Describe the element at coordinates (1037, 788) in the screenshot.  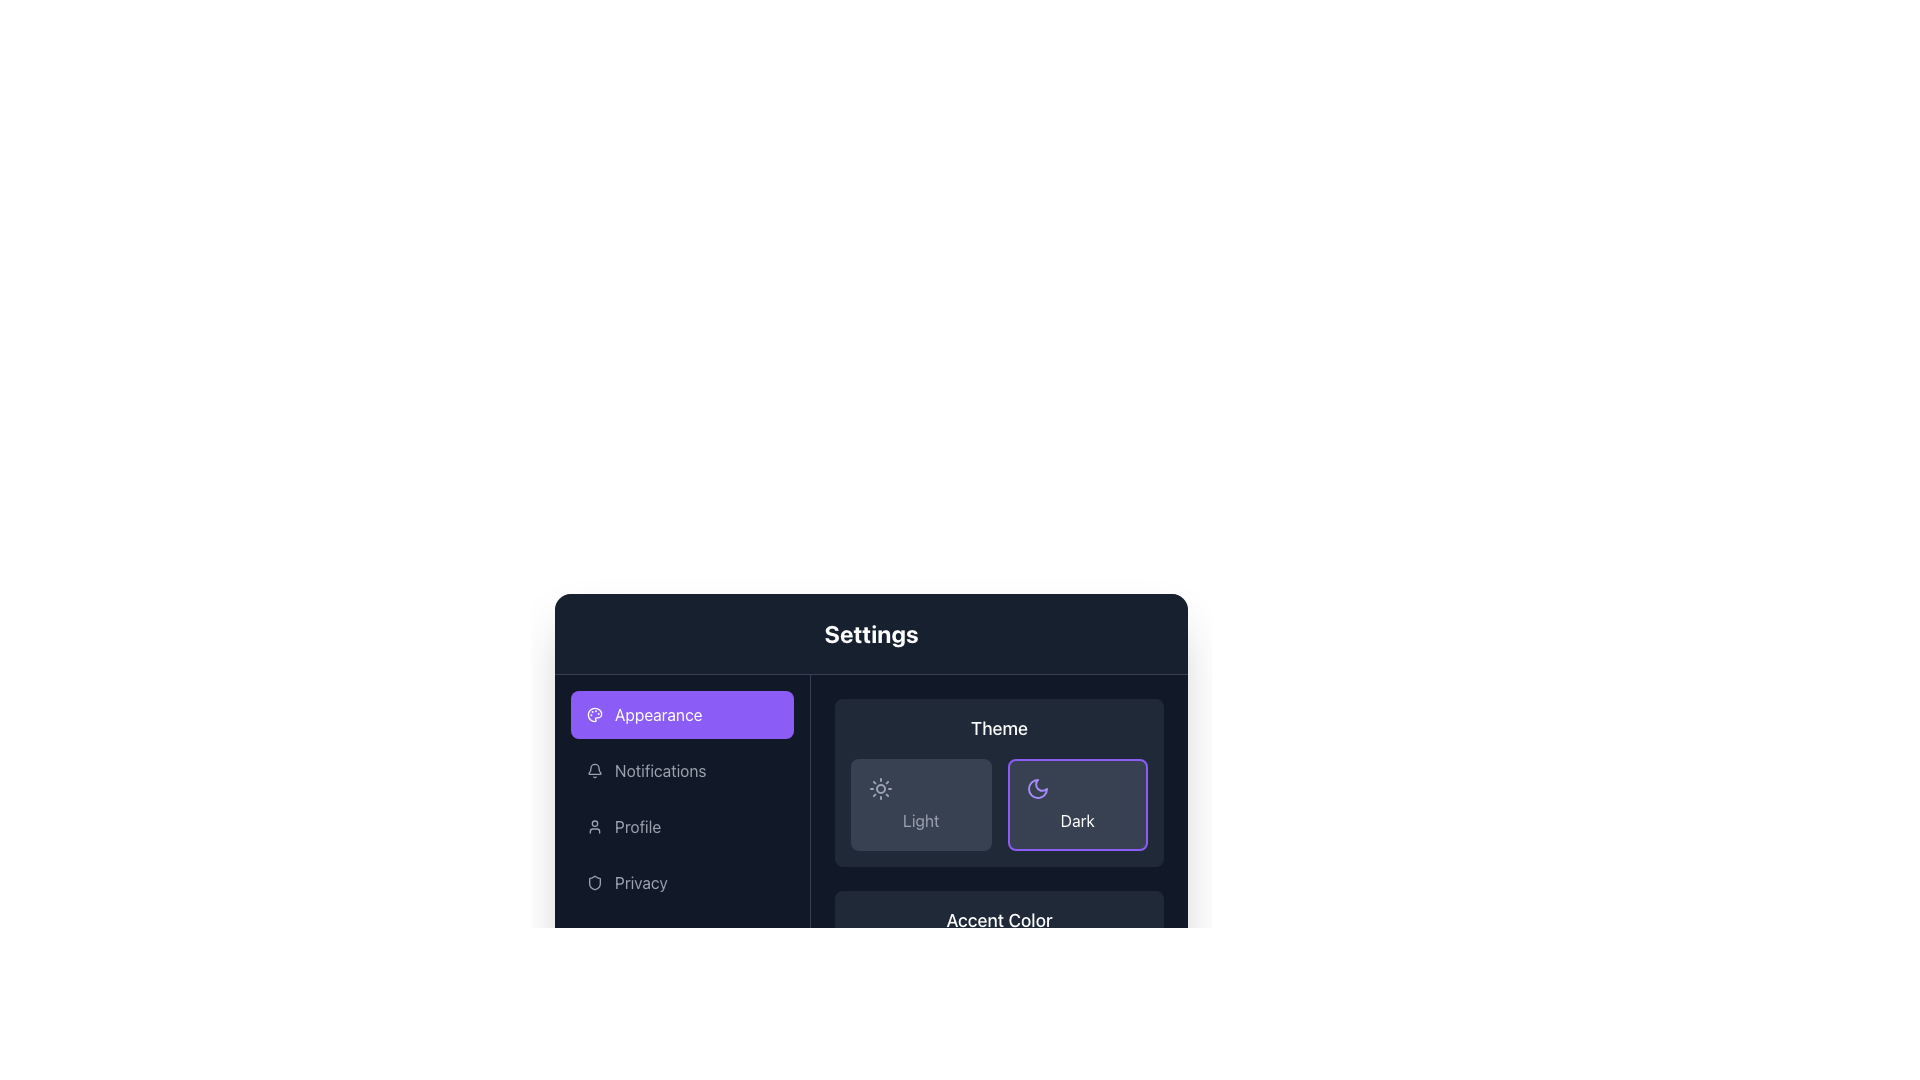
I see `the moon-shaped icon representing the dark theme setting, which is styled in violet and located within the 'Dark' button in the settings interface` at that location.